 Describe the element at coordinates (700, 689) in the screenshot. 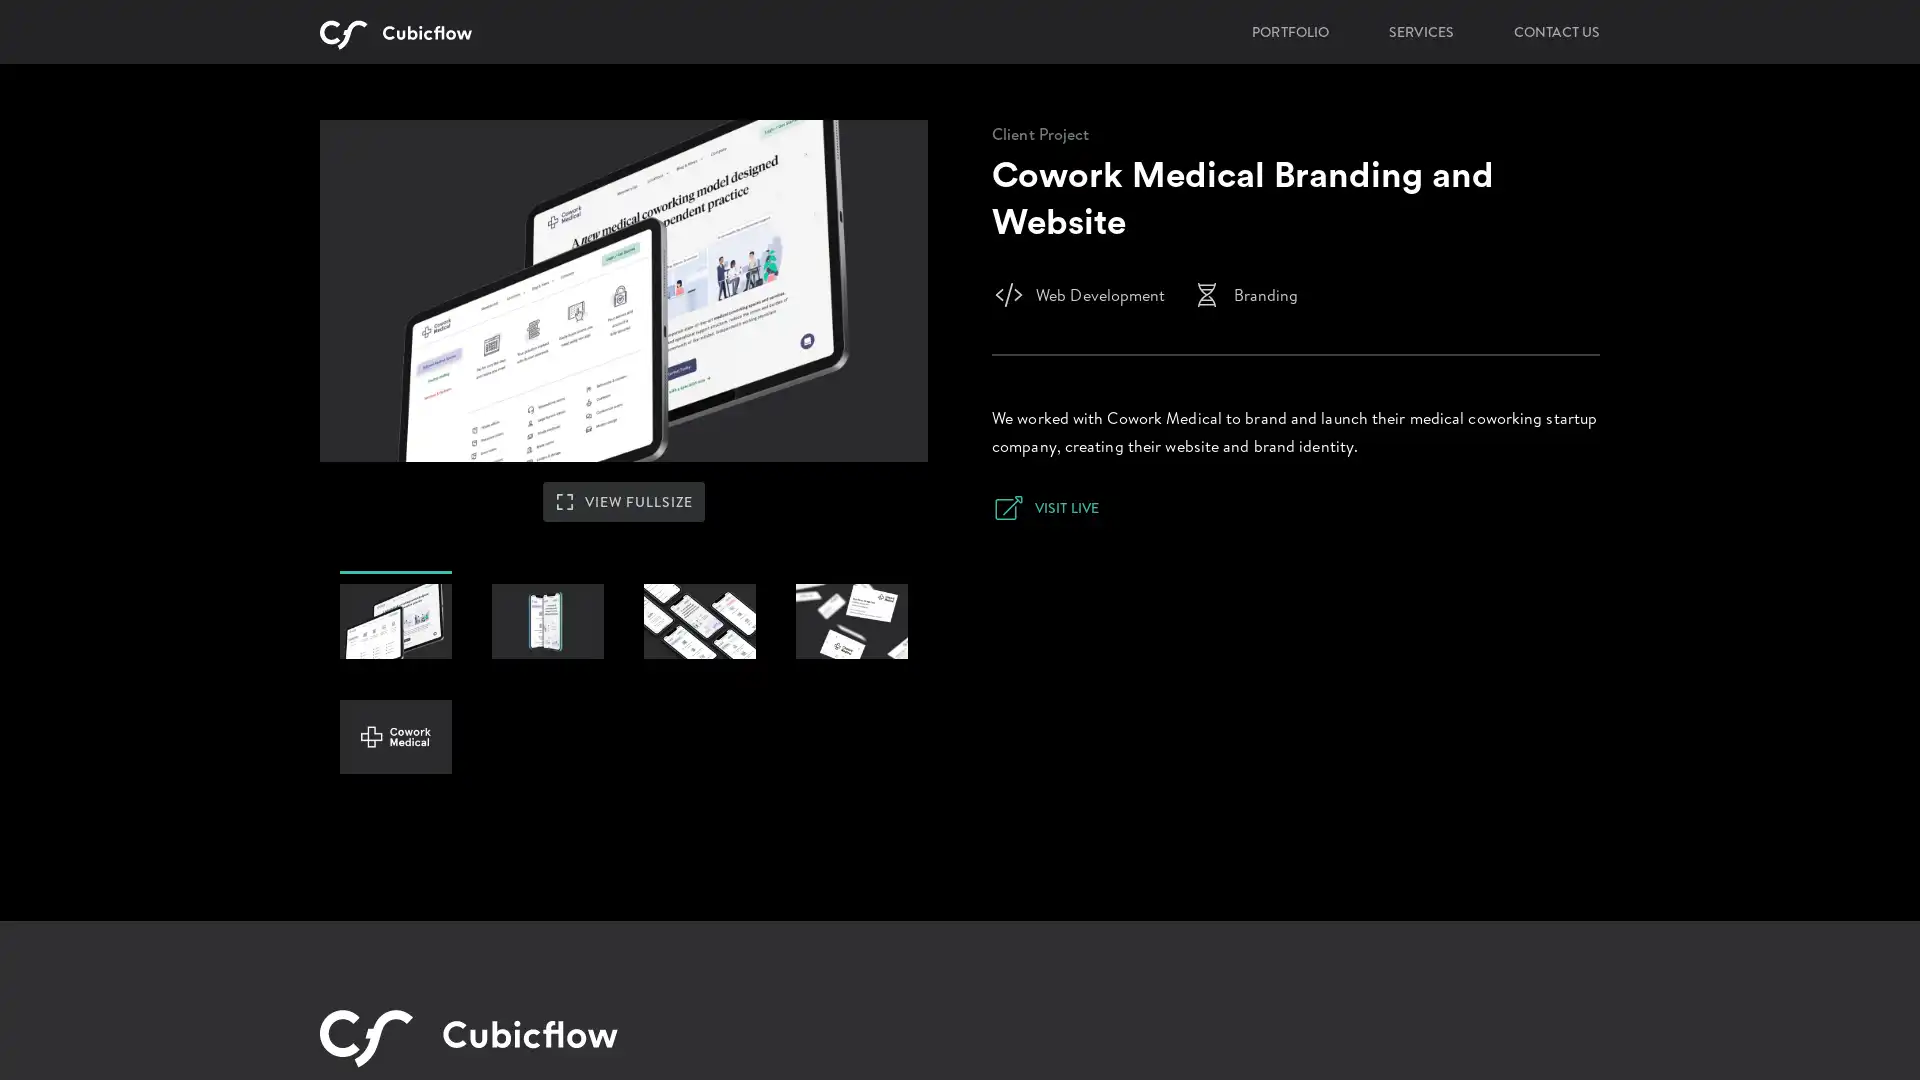

I see `#` at that location.